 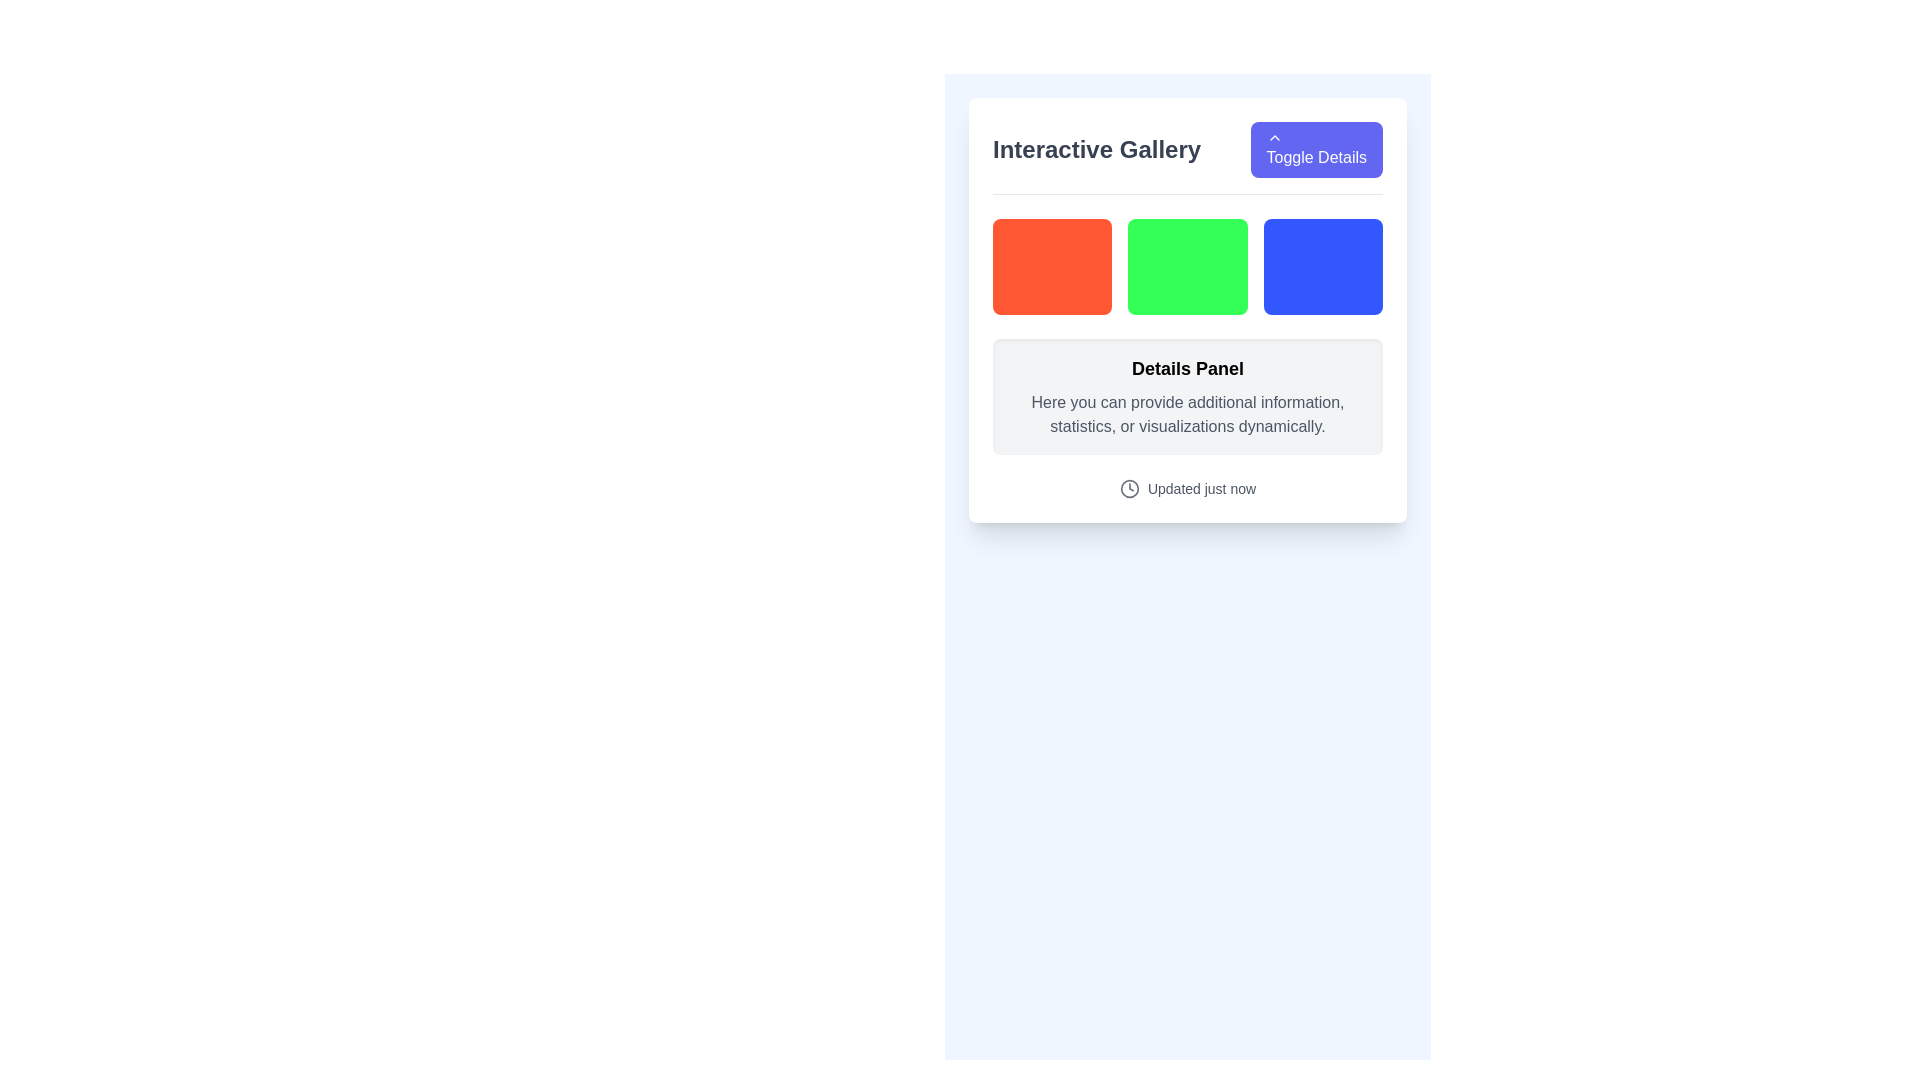 What do you see at coordinates (1188, 369) in the screenshot?
I see `the Text Label that serves as the heading for the 'Details Panel' section located near the top-left area of the 'Details' section` at bounding box center [1188, 369].